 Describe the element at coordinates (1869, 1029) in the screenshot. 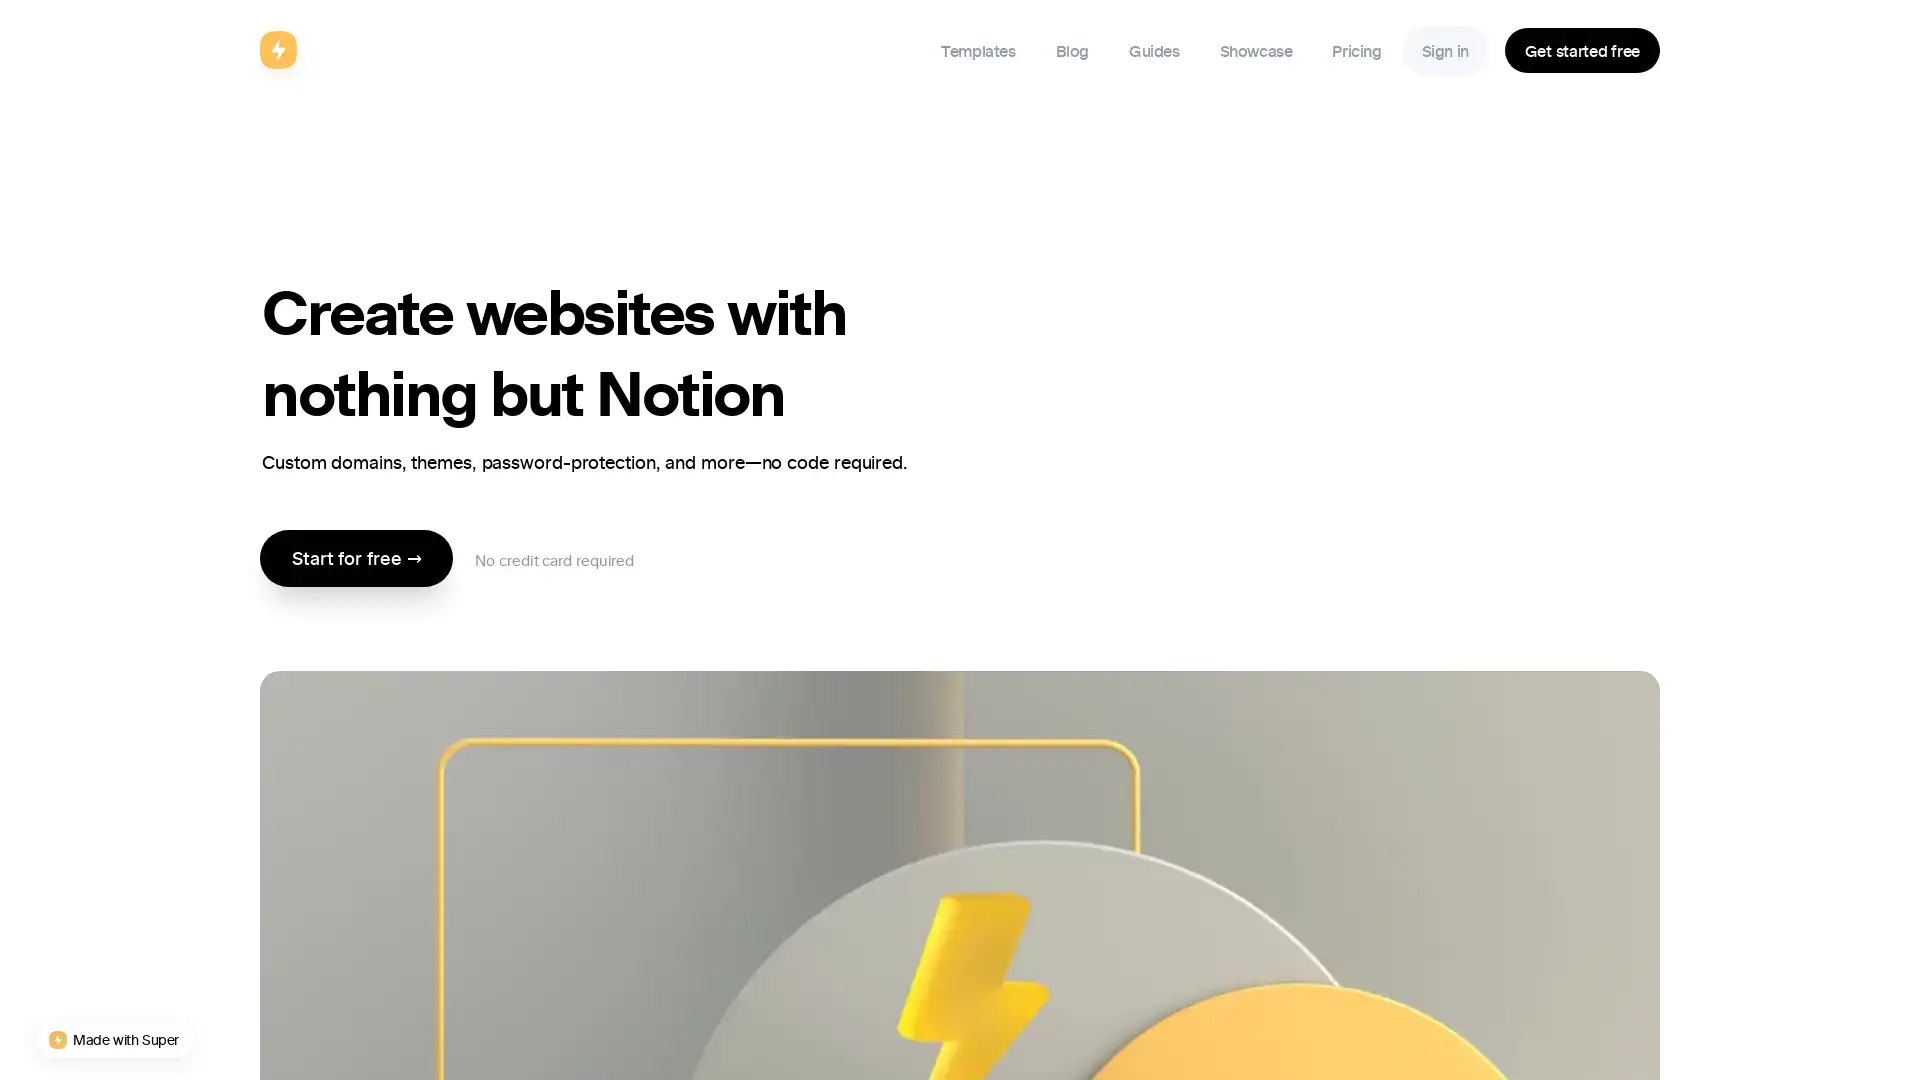

I see `Open Intercom Messenger` at that location.